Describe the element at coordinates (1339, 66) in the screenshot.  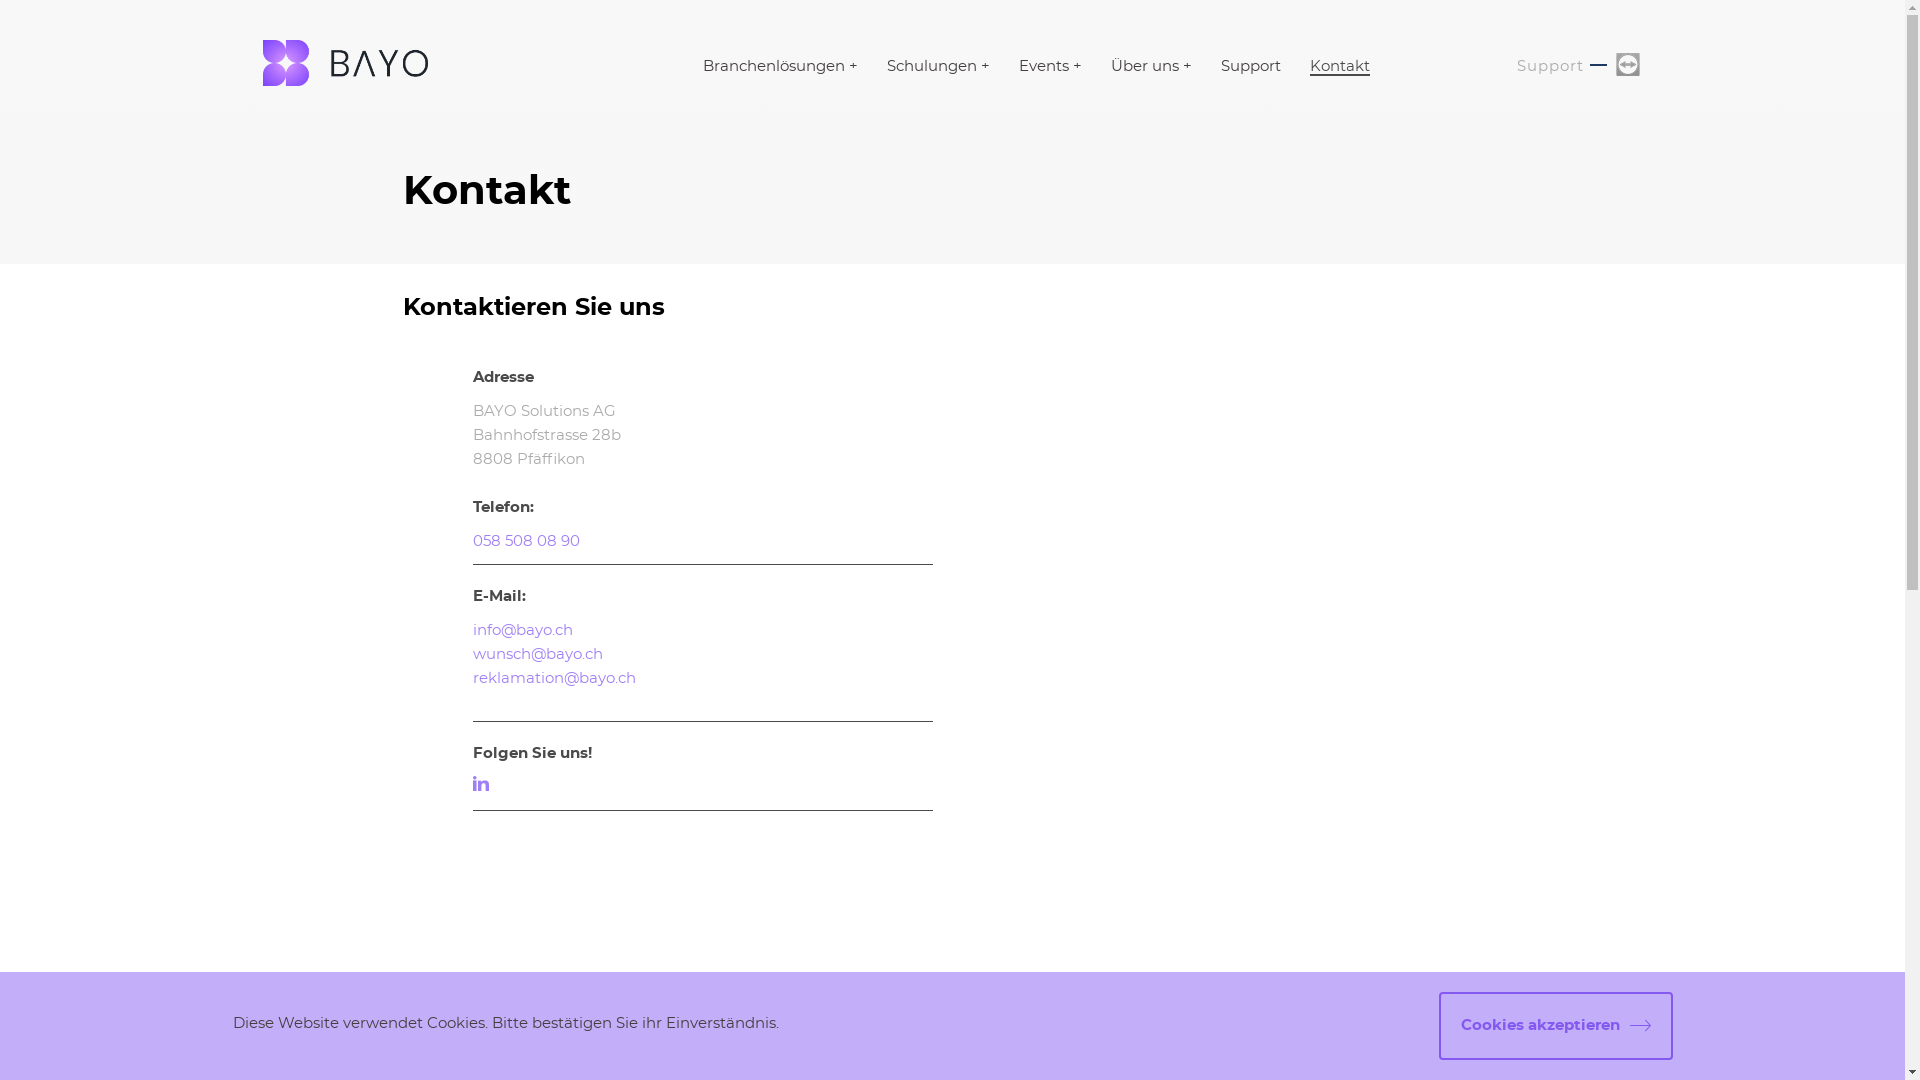
I see `'Kontakt'` at that location.